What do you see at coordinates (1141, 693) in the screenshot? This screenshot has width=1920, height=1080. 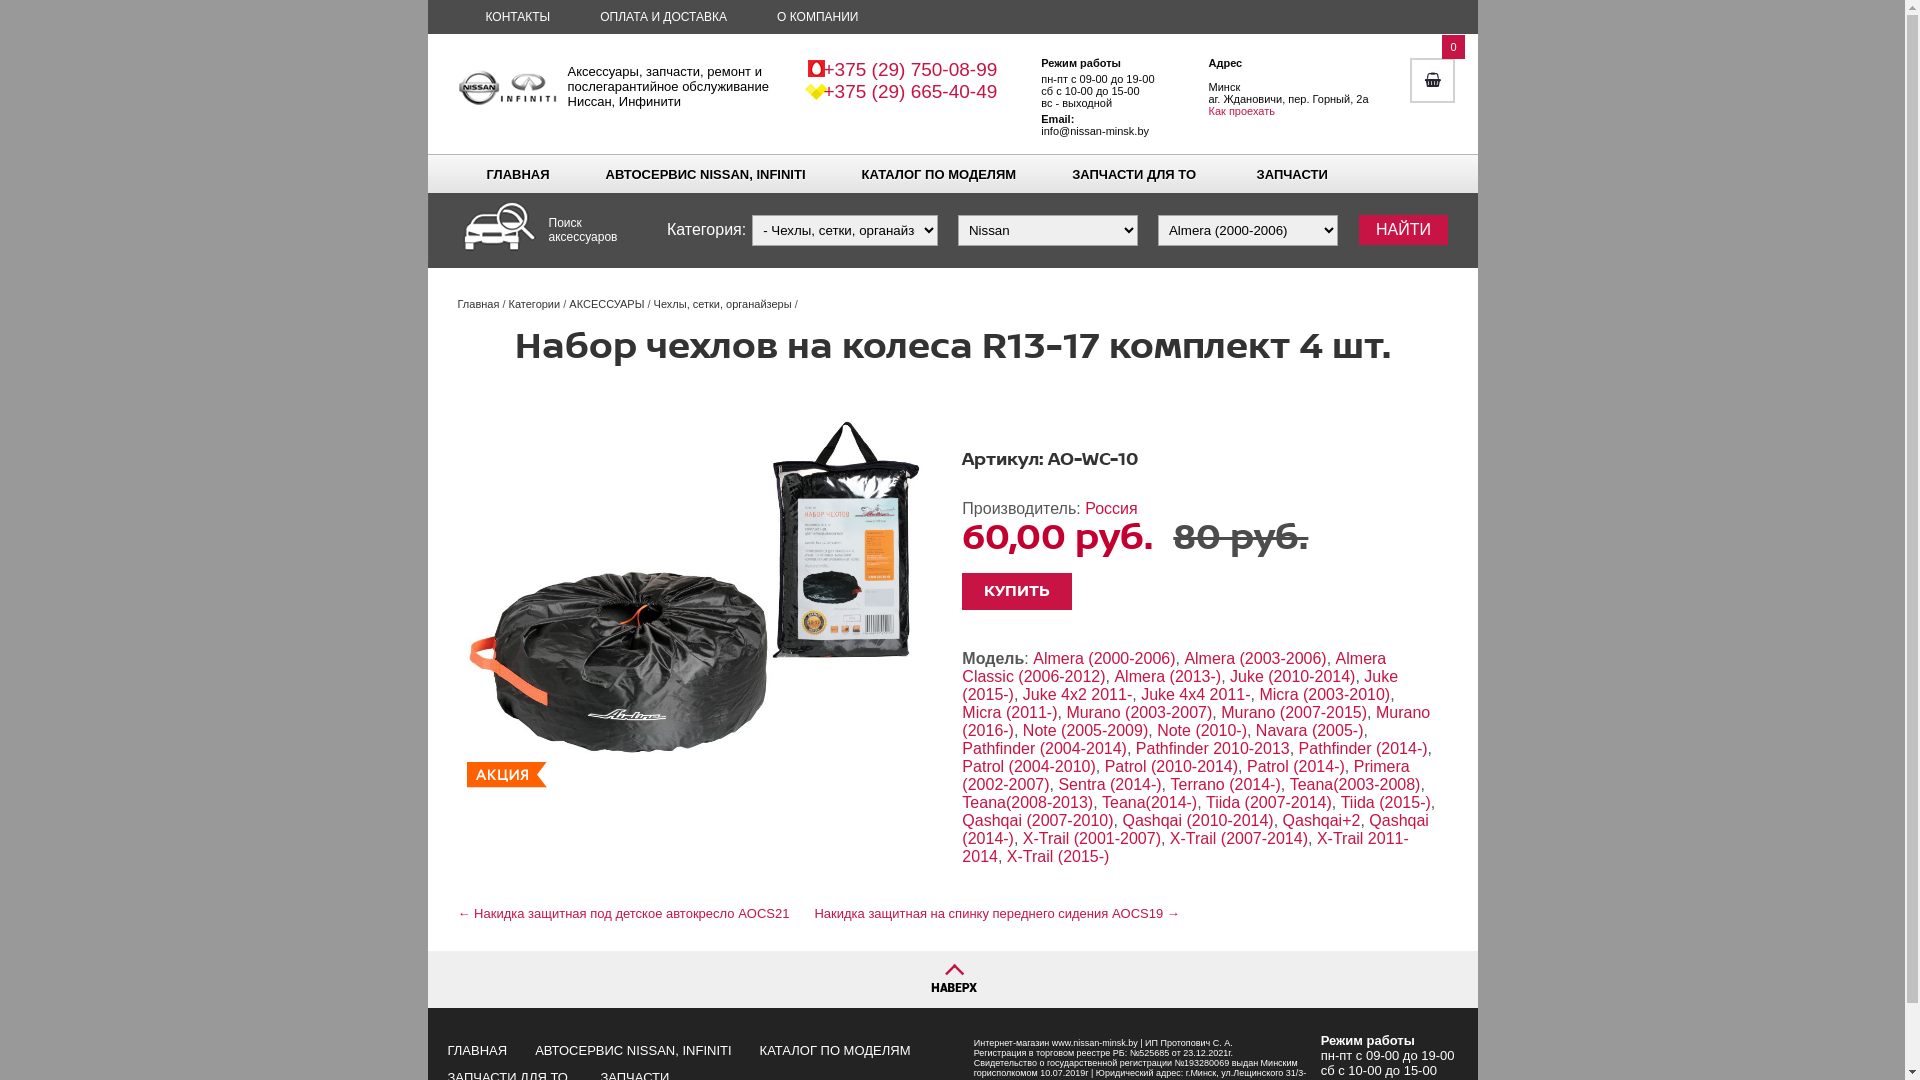 I see `'Juke 4x4 2011-'` at bounding box center [1141, 693].